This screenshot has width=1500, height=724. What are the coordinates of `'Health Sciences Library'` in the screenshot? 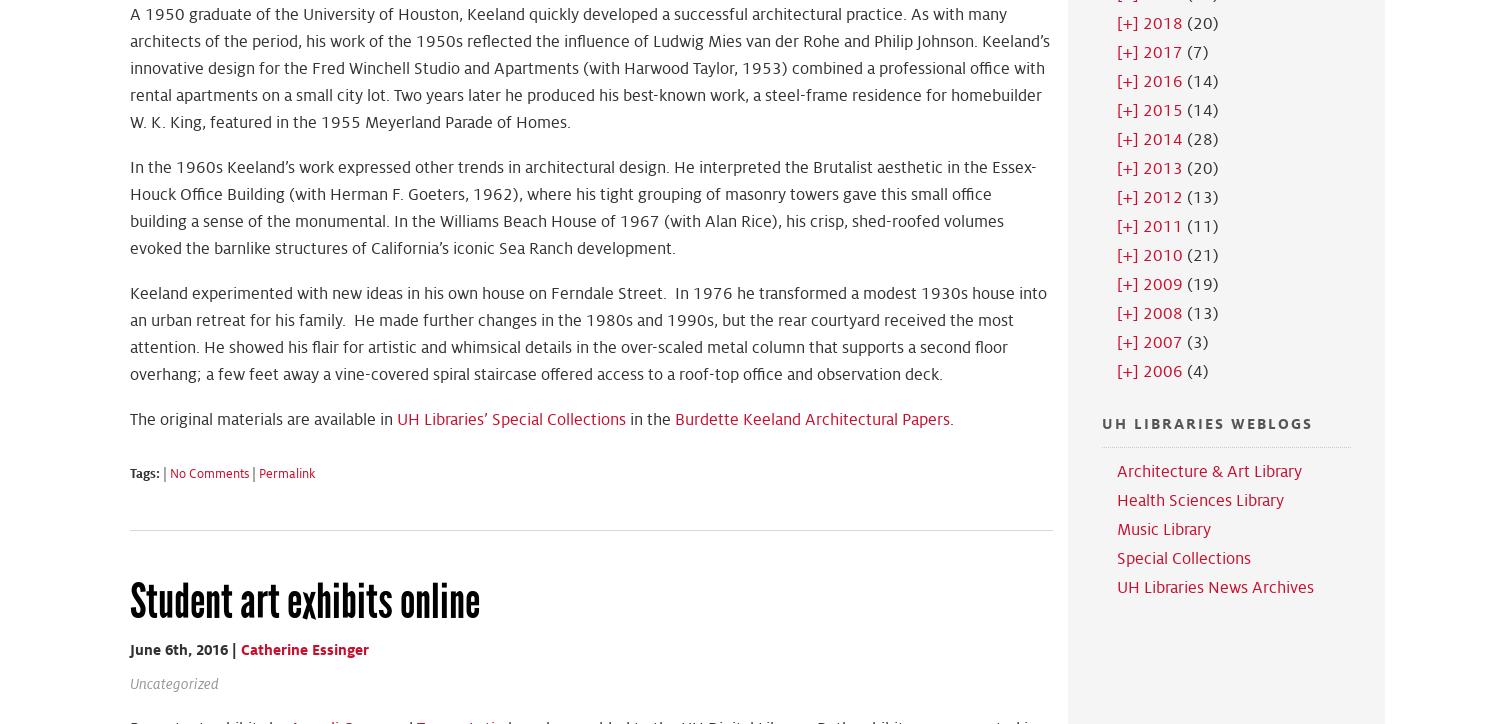 It's located at (1198, 500).